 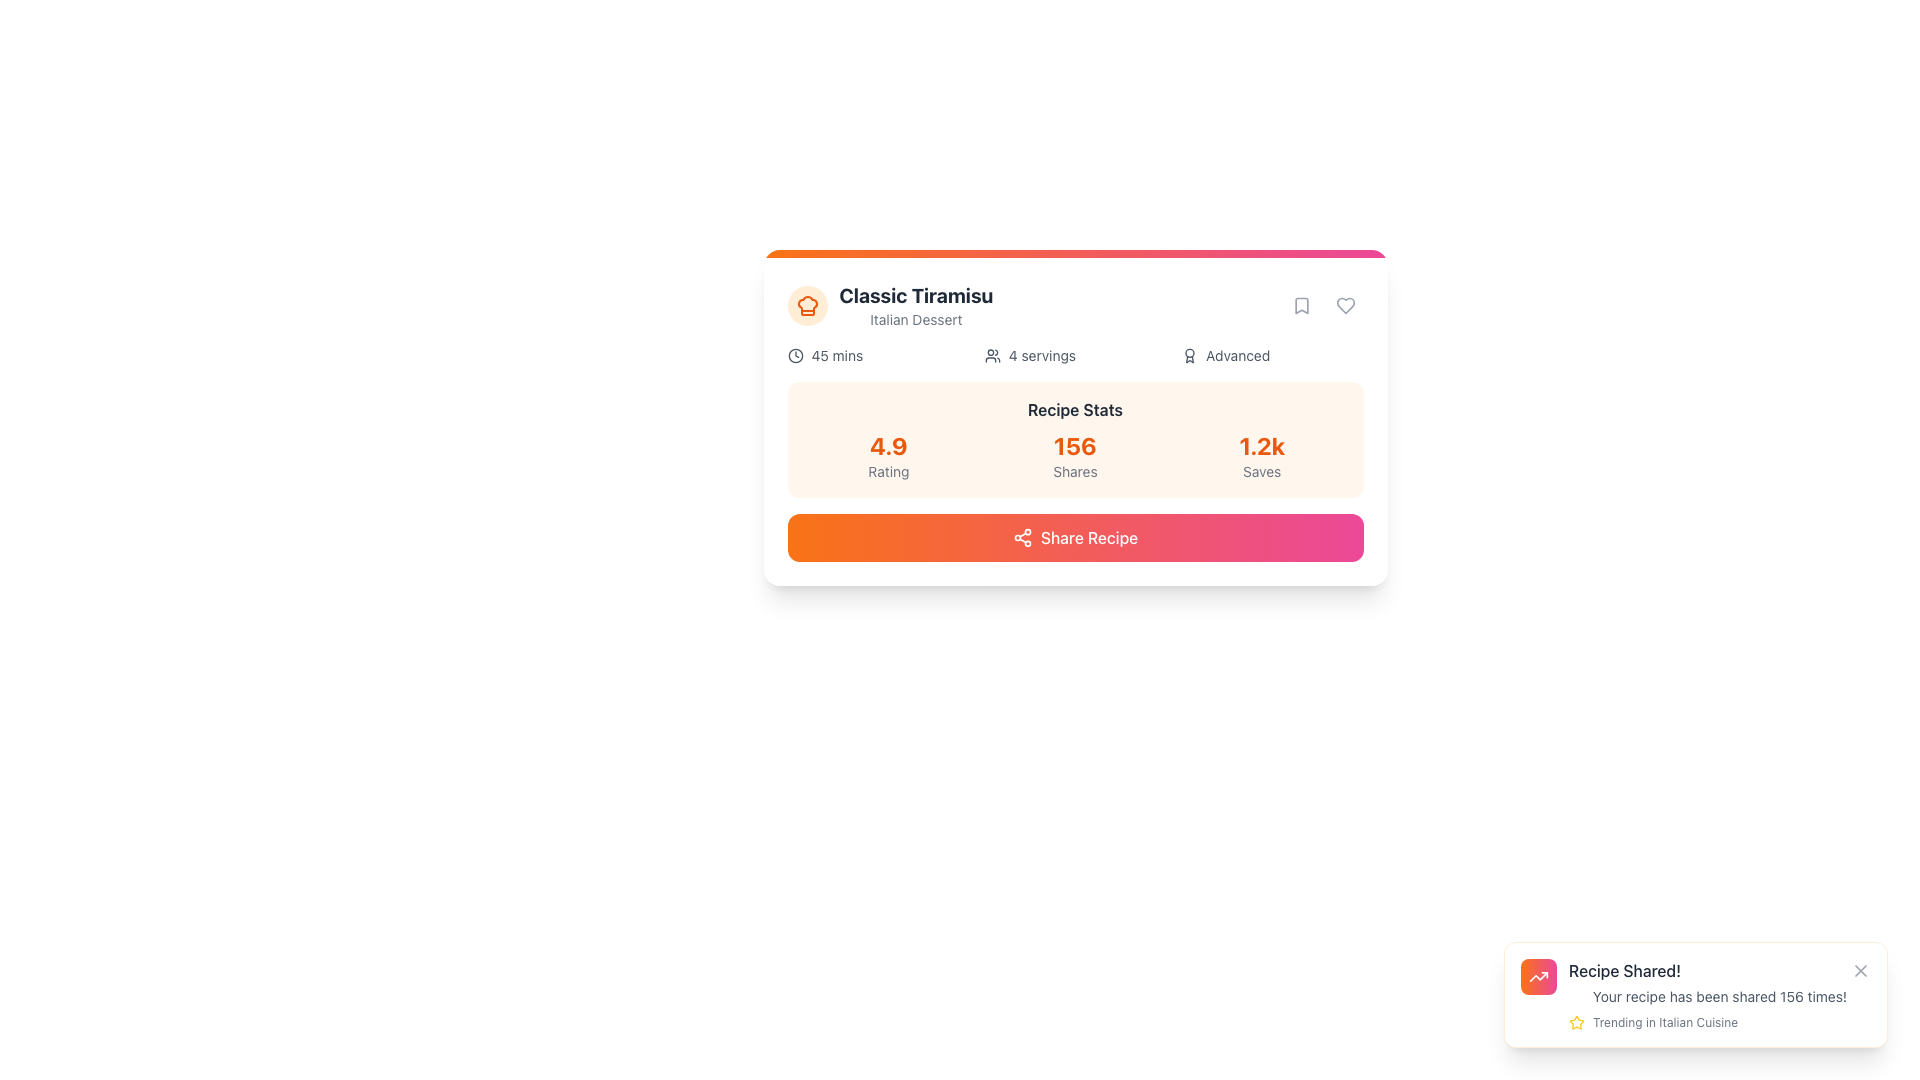 What do you see at coordinates (1074, 455) in the screenshot?
I see `the text display showing '156 Shares' which is located in the middle column of the grid layout under the 'Recipe Stats' section` at bounding box center [1074, 455].